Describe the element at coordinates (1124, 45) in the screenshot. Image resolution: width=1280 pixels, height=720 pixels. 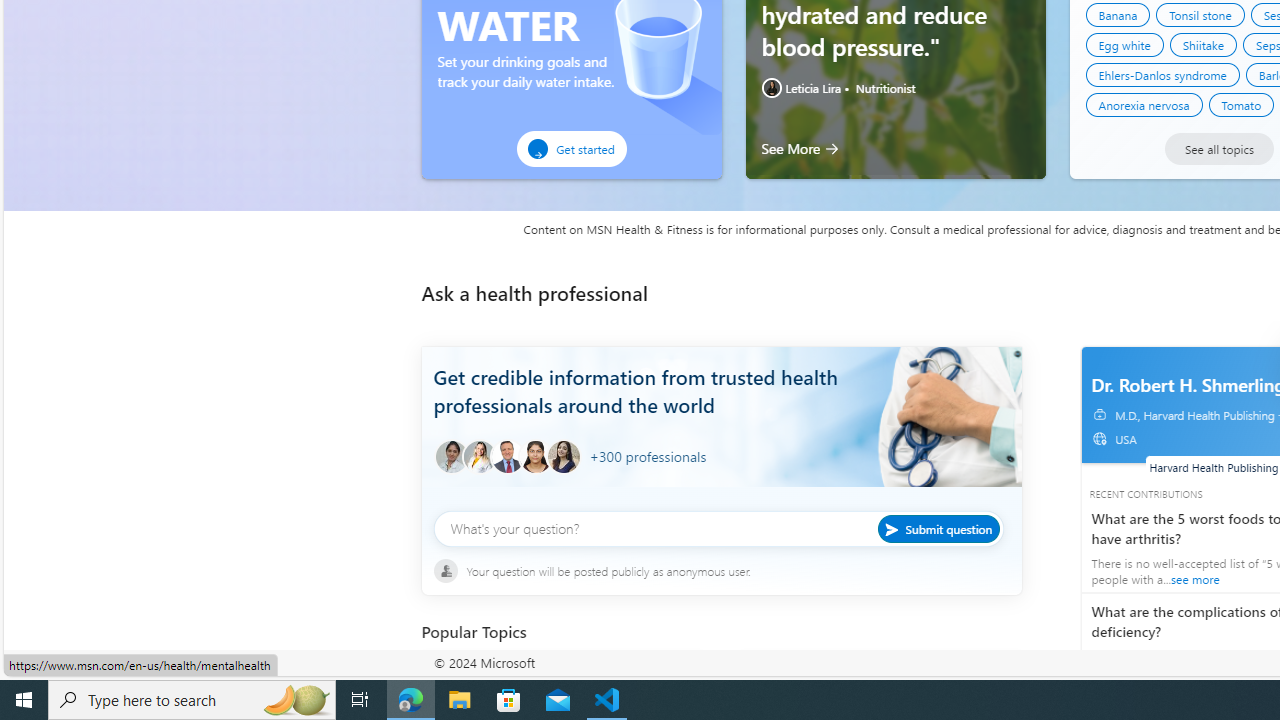
I see `'Egg white'` at that location.